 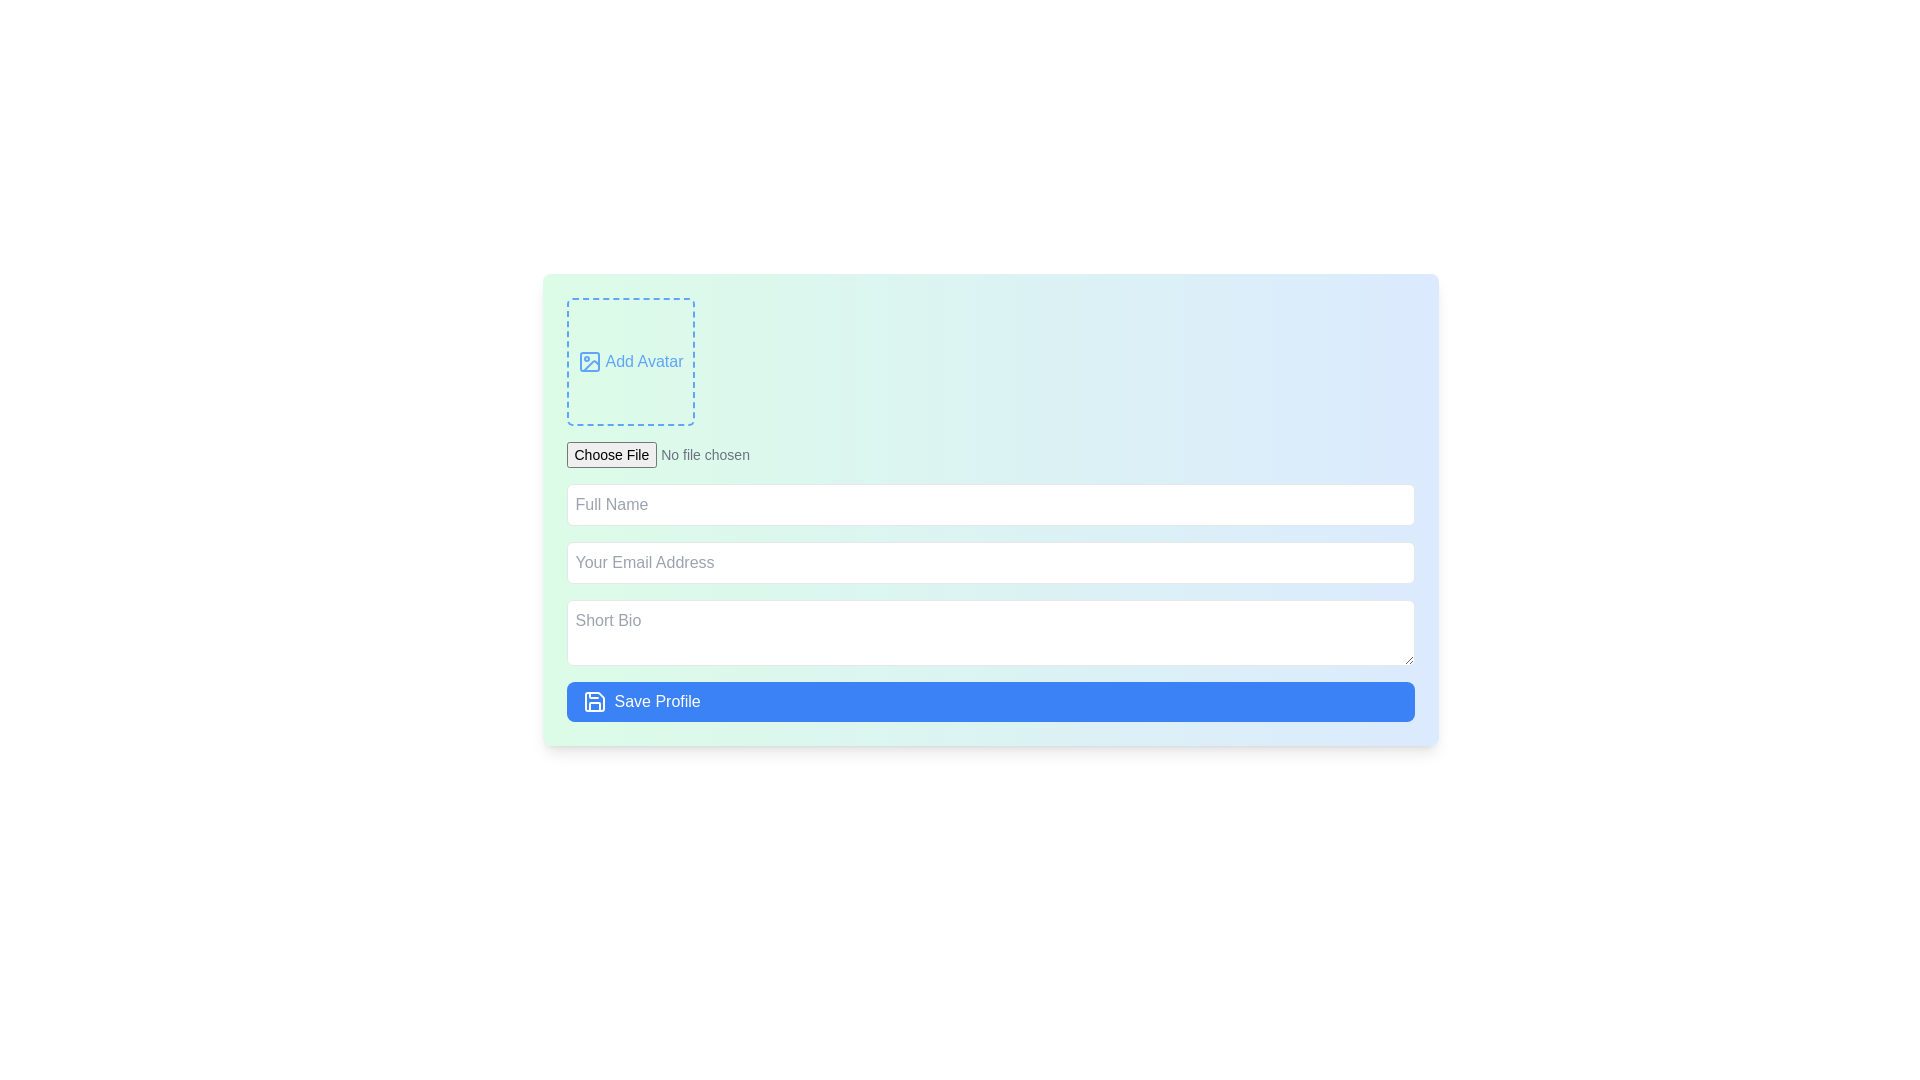 I want to click on the small rectangular shape with rounded corners within the SVG that represents an image icon, located adjacent to the 'Add Avatar' text, so click(x=588, y=362).